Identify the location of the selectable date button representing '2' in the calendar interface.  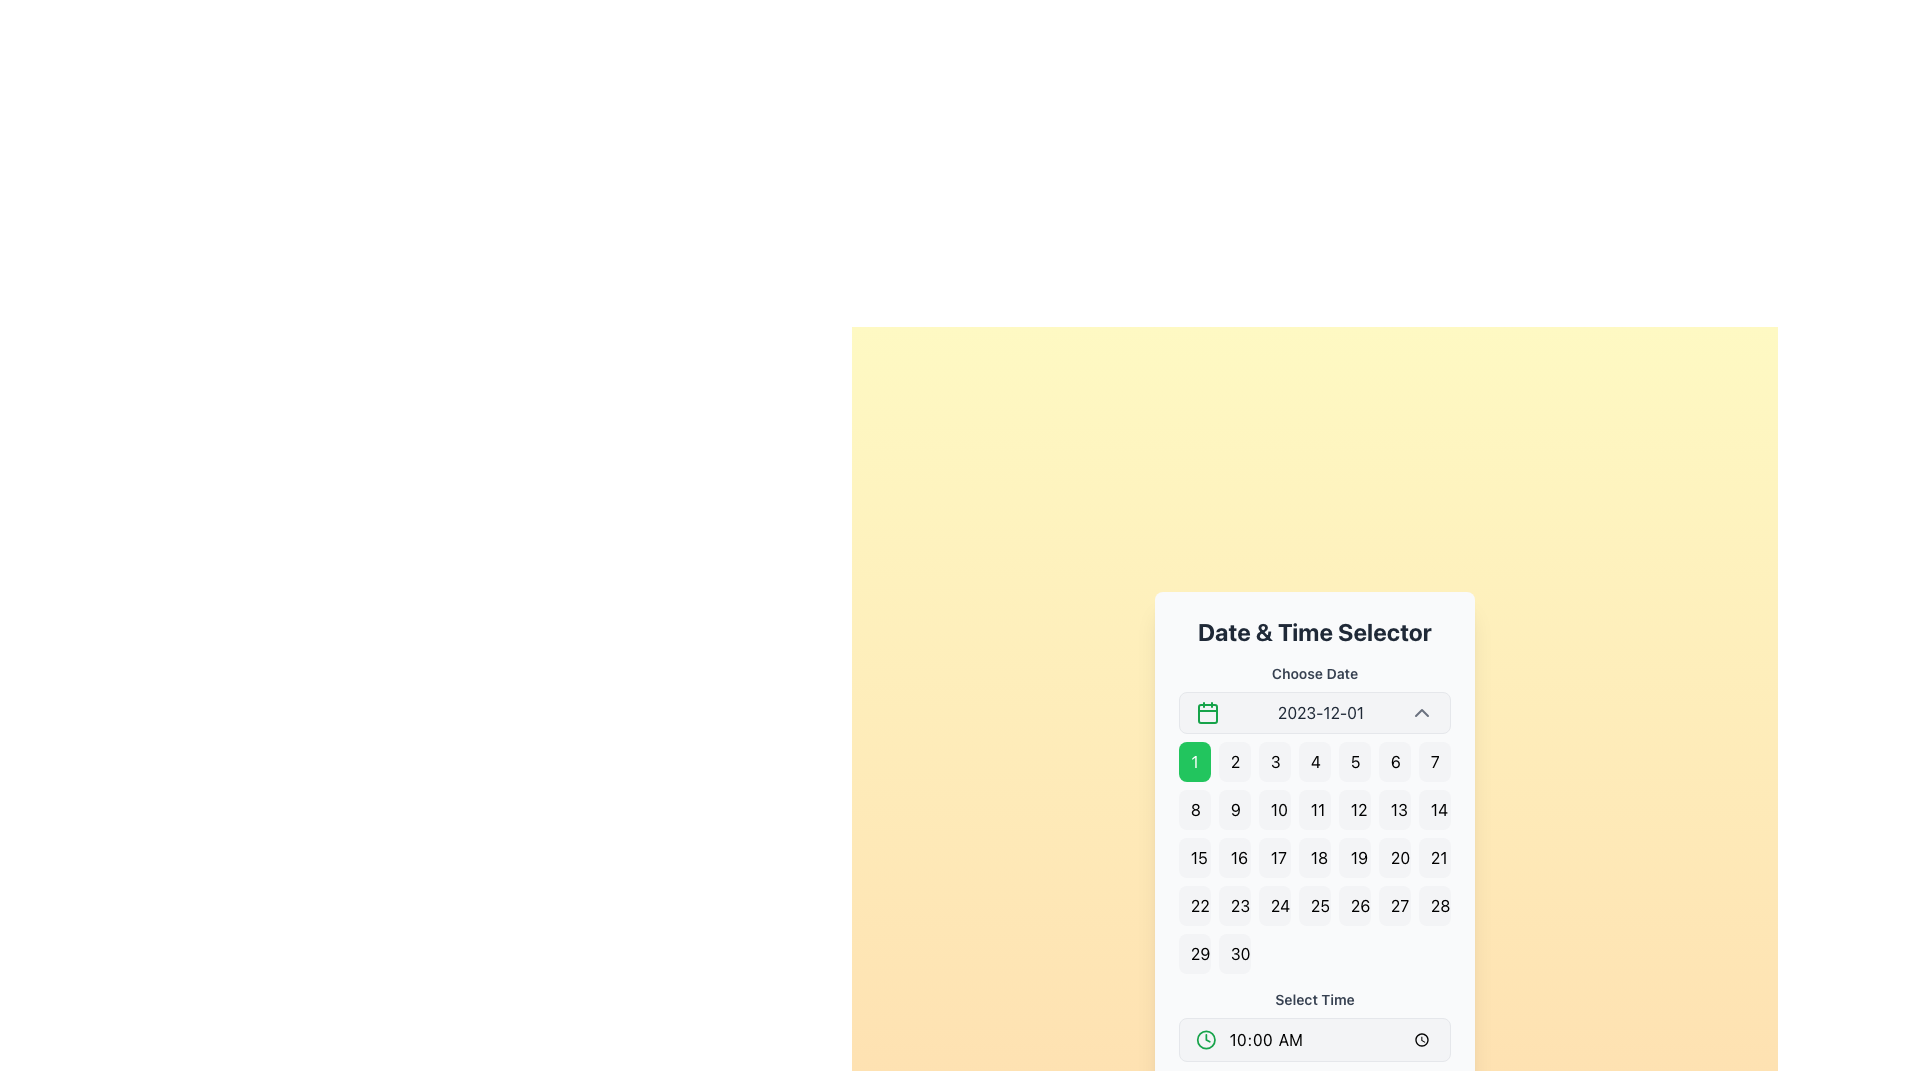
(1233, 762).